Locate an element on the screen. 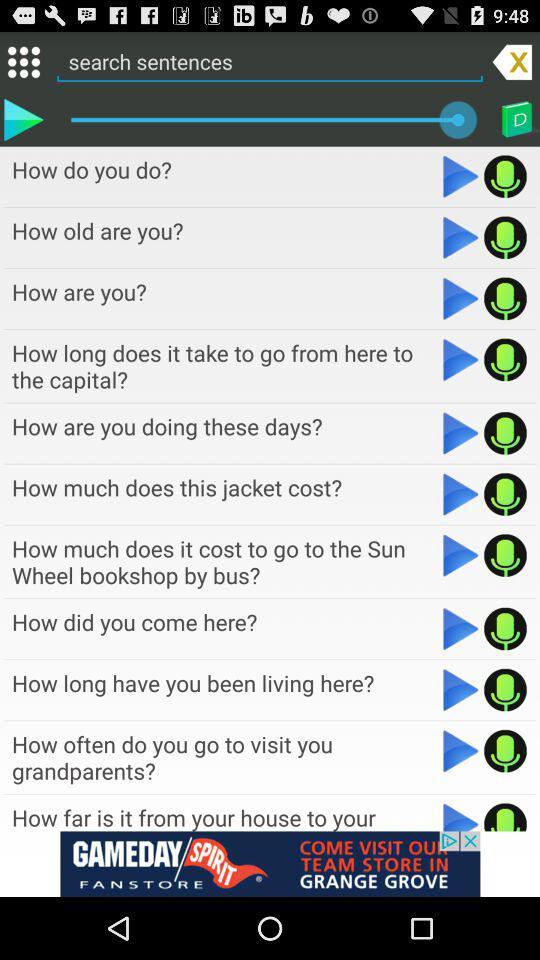 This screenshot has width=540, height=960. sound is located at coordinates (504, 690).